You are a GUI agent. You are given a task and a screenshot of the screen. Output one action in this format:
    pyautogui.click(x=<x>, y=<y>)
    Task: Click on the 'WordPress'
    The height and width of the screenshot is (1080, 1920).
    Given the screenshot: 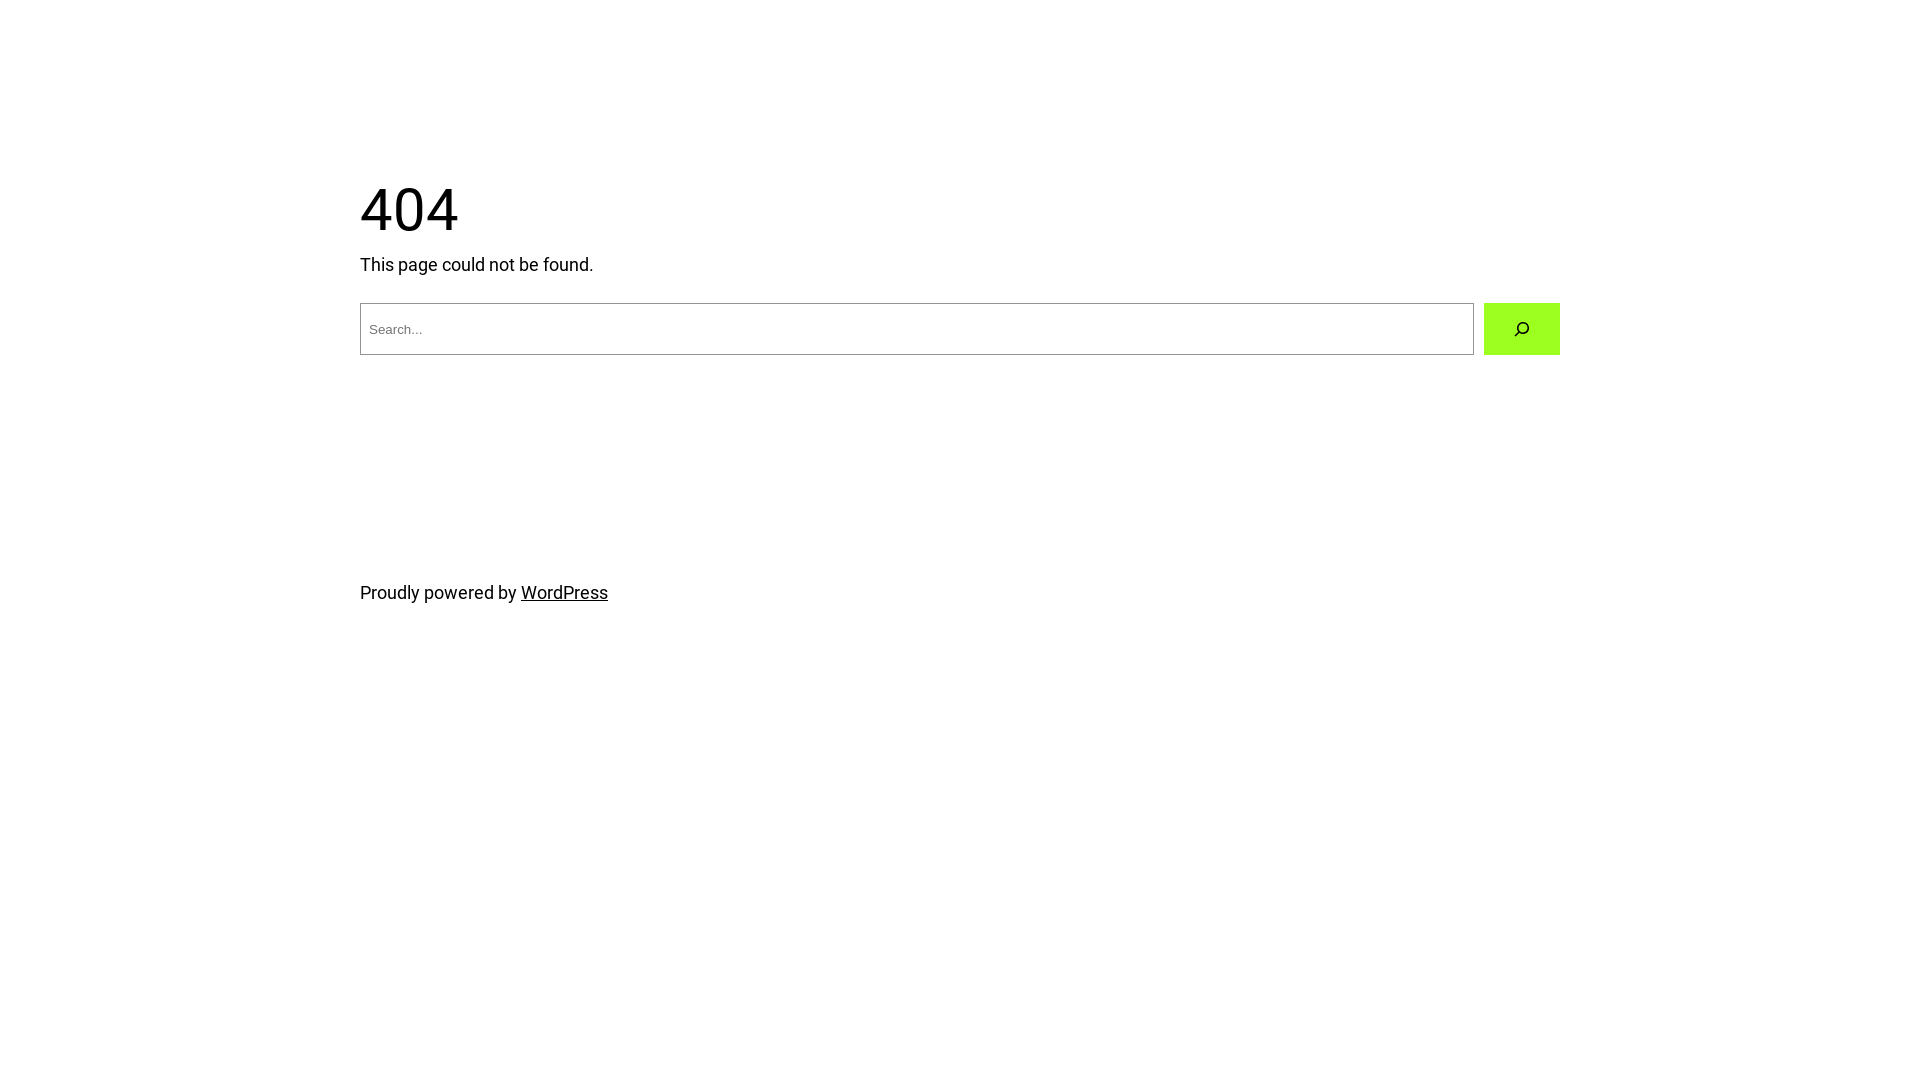 What is the action you would take?
    pyautogui.click(x=563, y=591)
    